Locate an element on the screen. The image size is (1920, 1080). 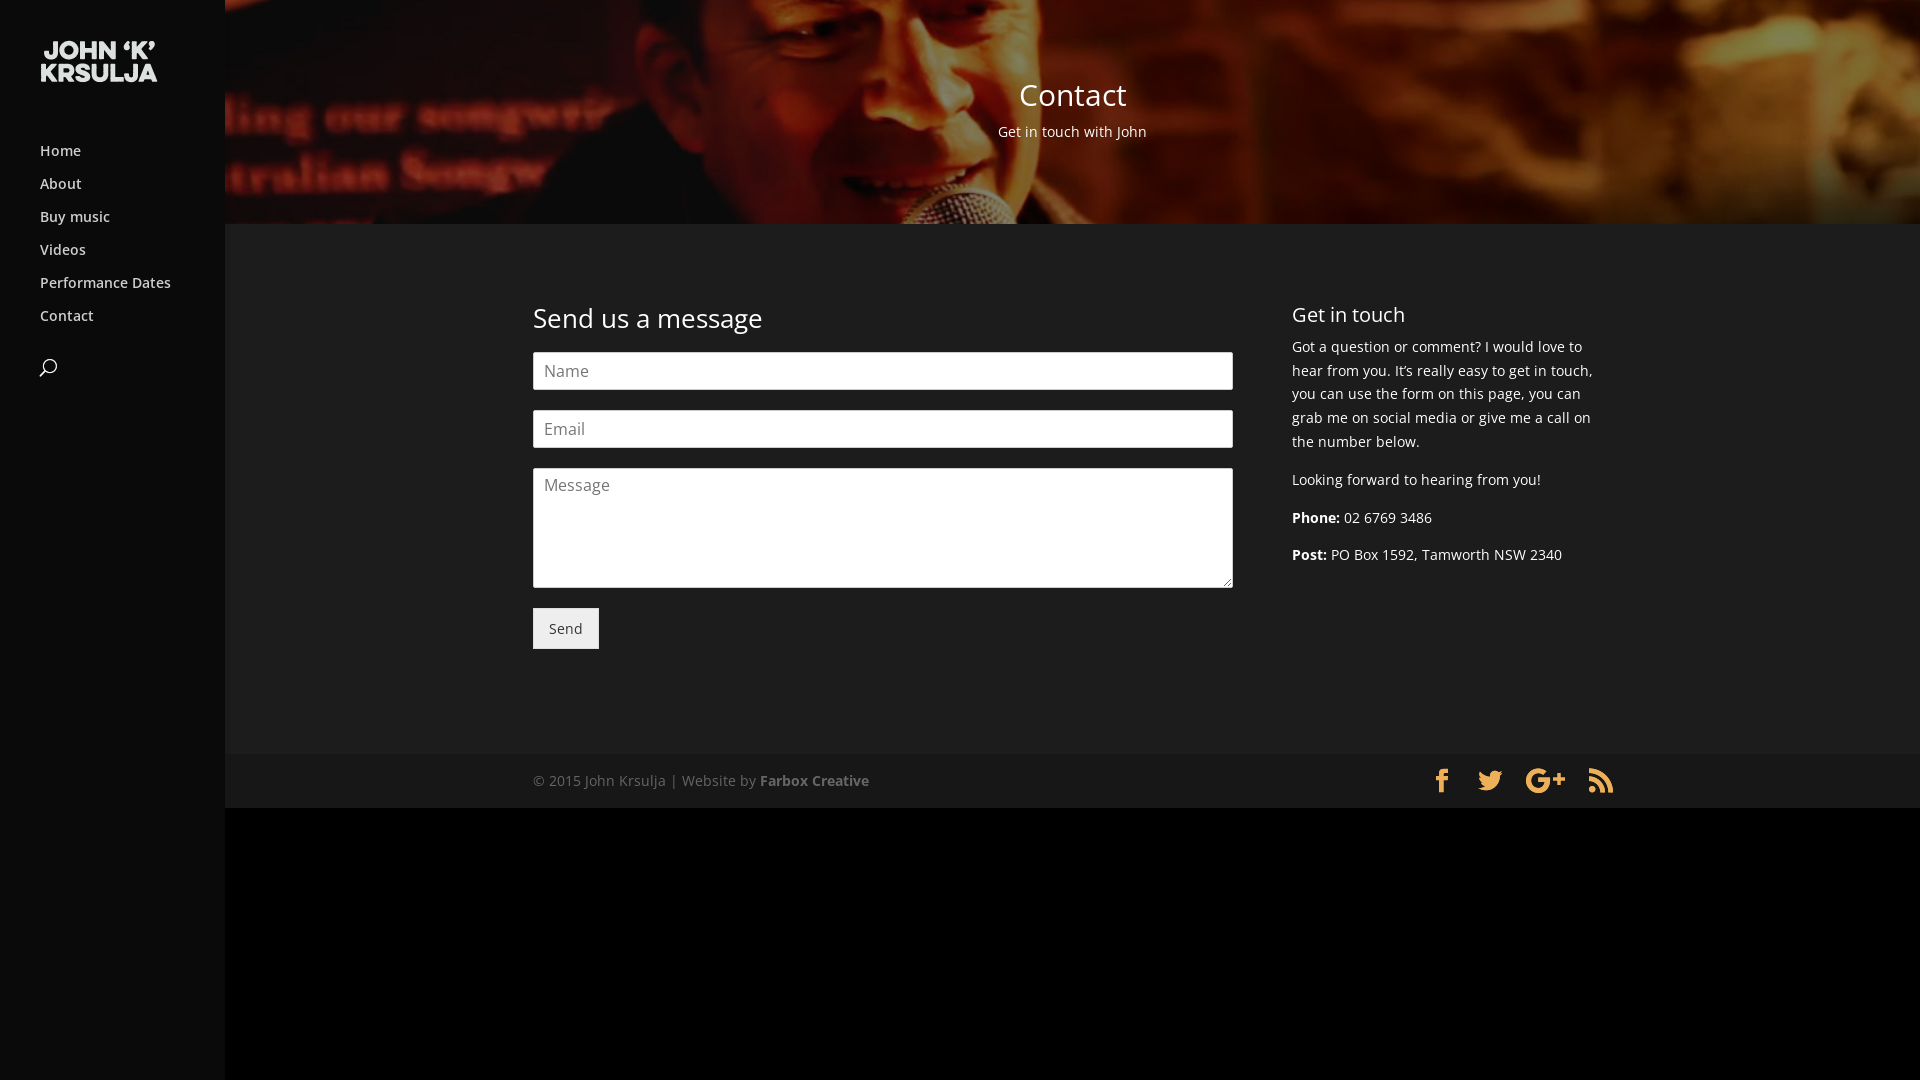
'Send' is located at coordinates (564, 627).